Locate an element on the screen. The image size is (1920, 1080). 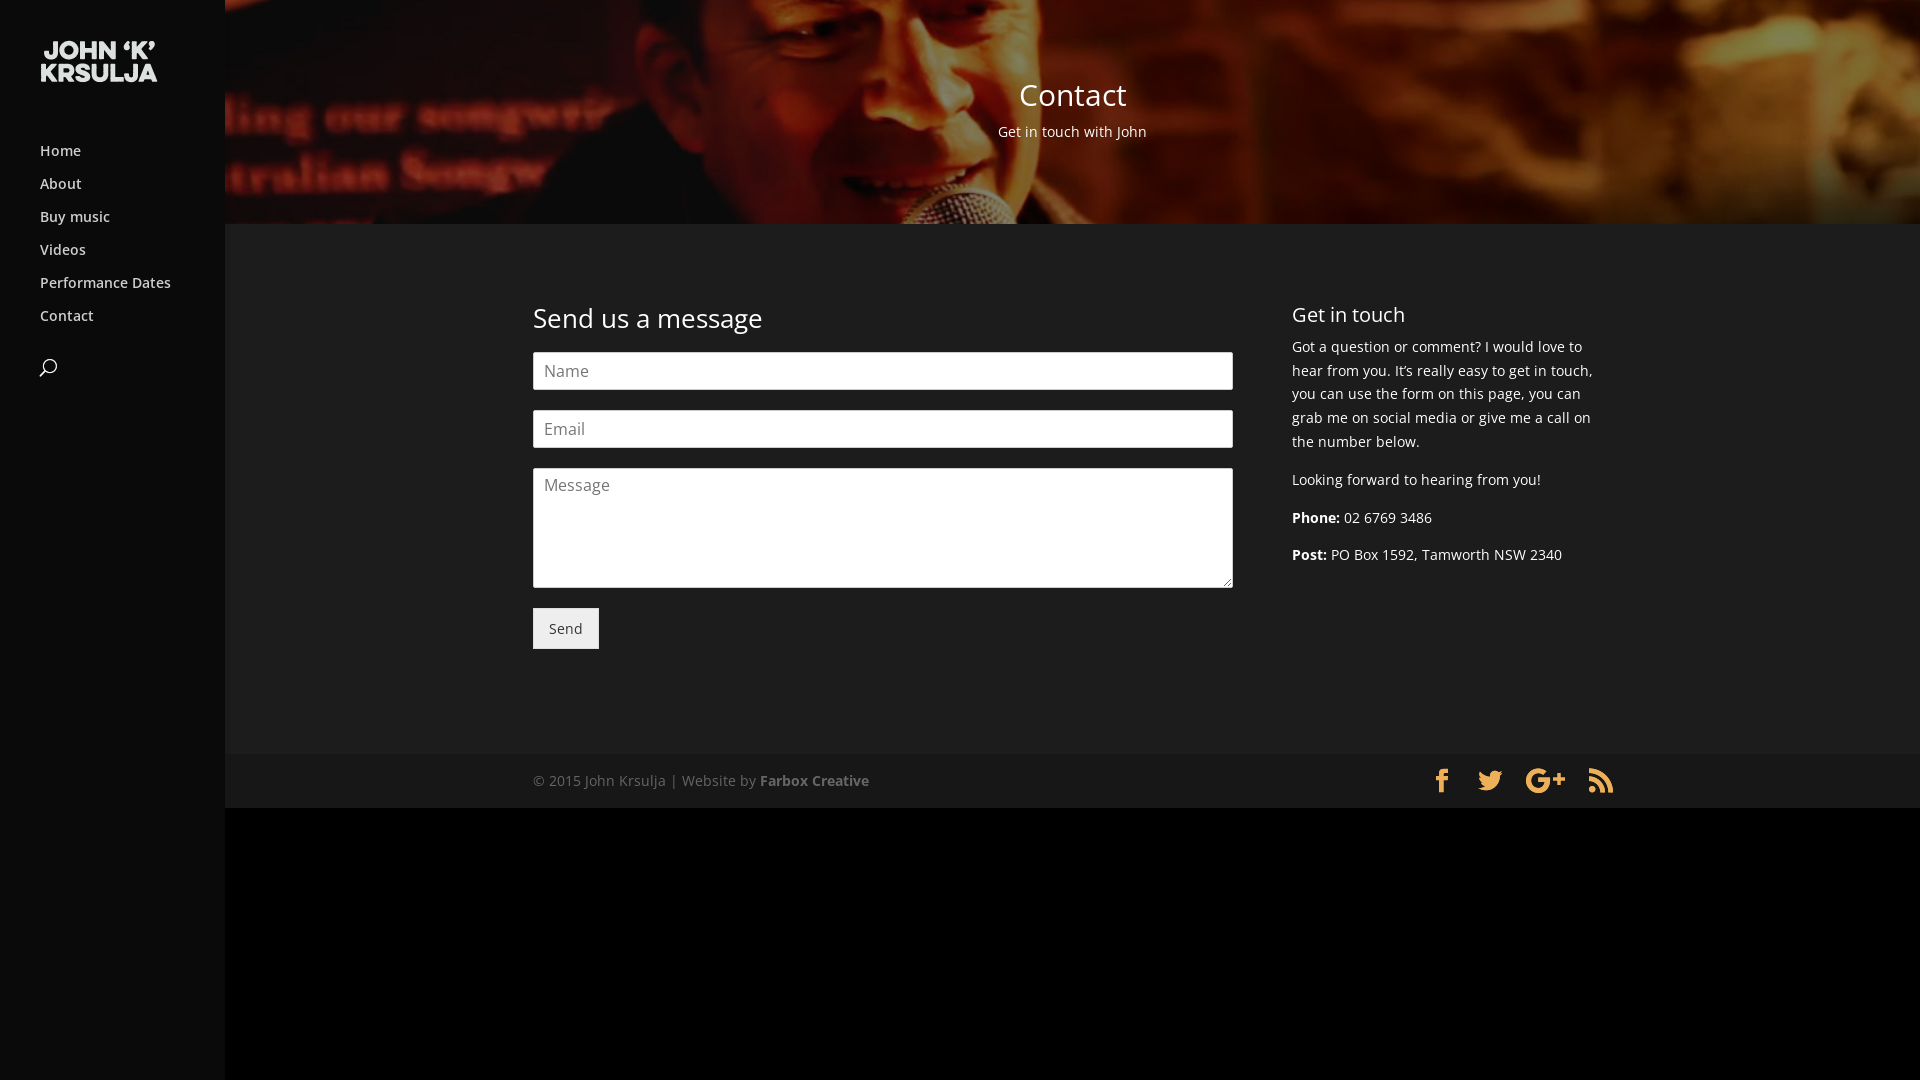
'Send' is located at coordinates (564, 627).